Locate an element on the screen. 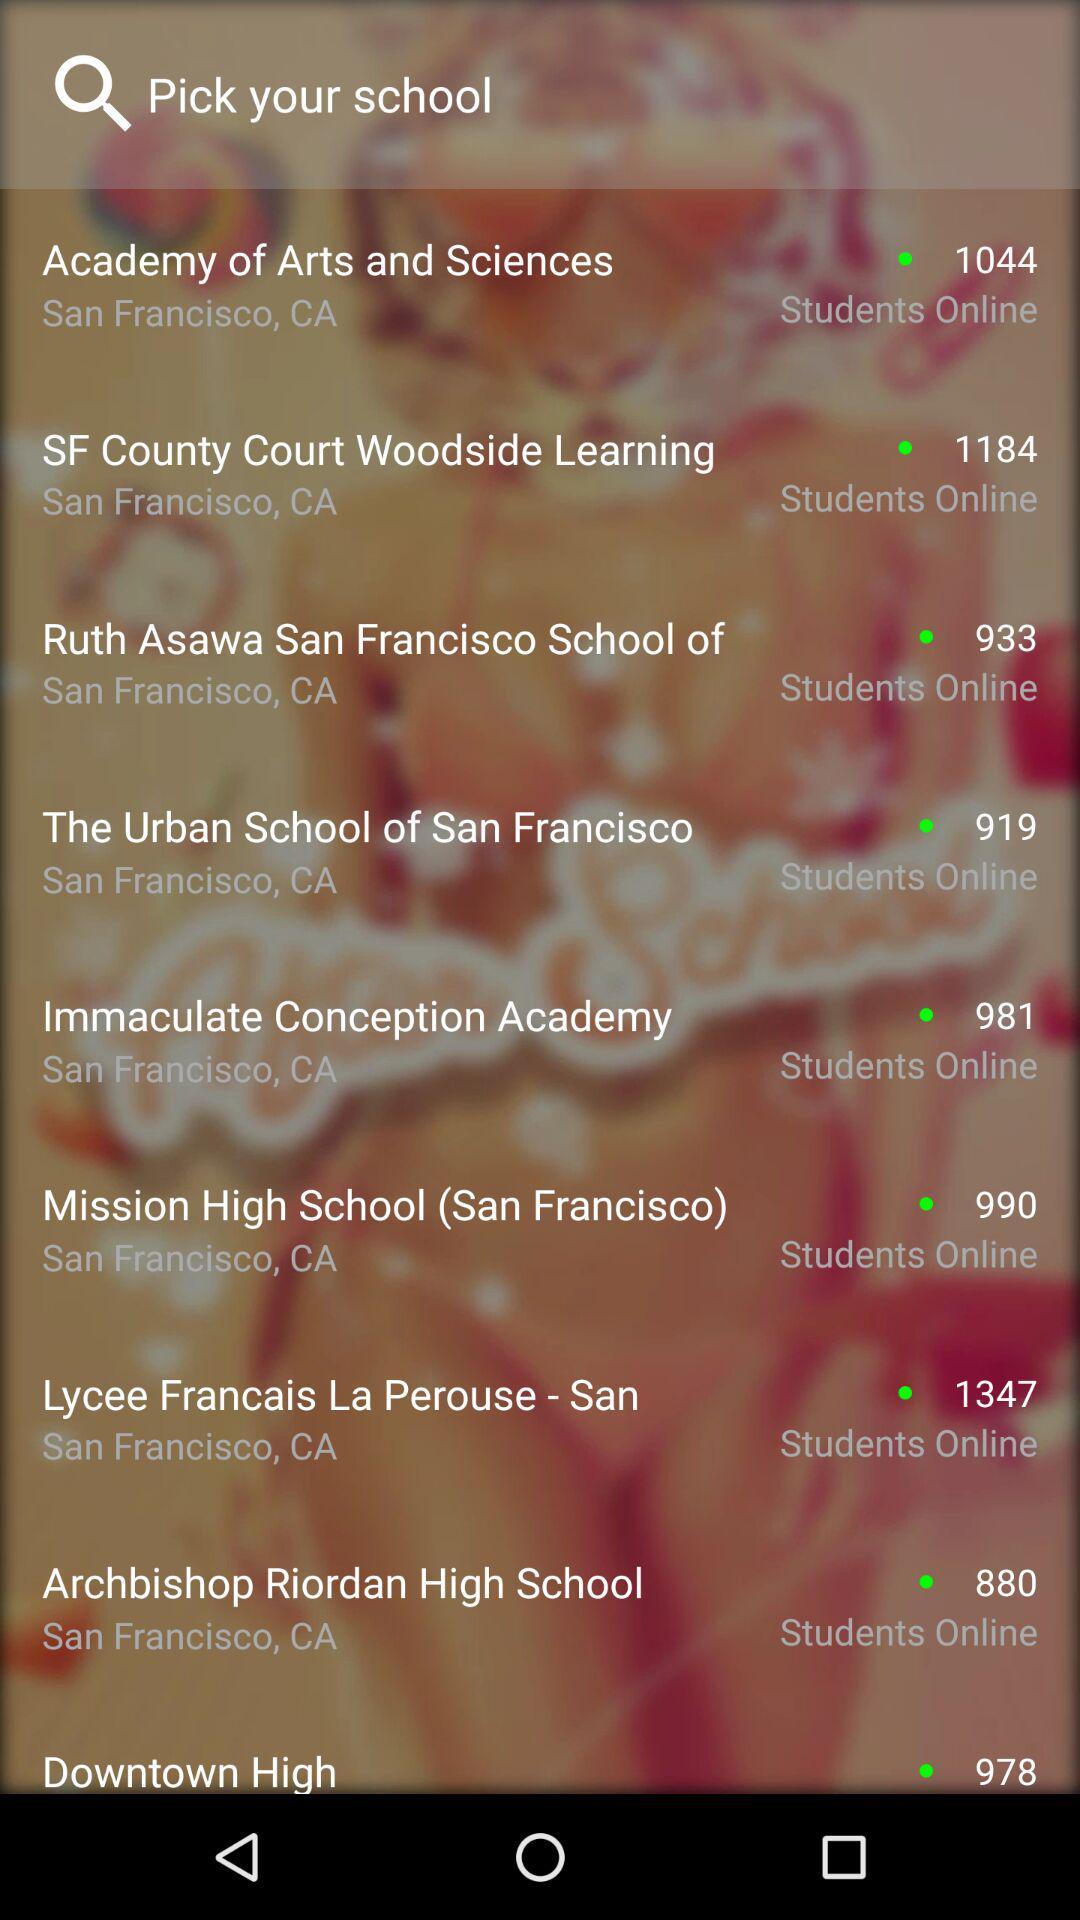 This screenshot has width=1080, height=1920. the search button on the web page is located at coordinates (94, 93).